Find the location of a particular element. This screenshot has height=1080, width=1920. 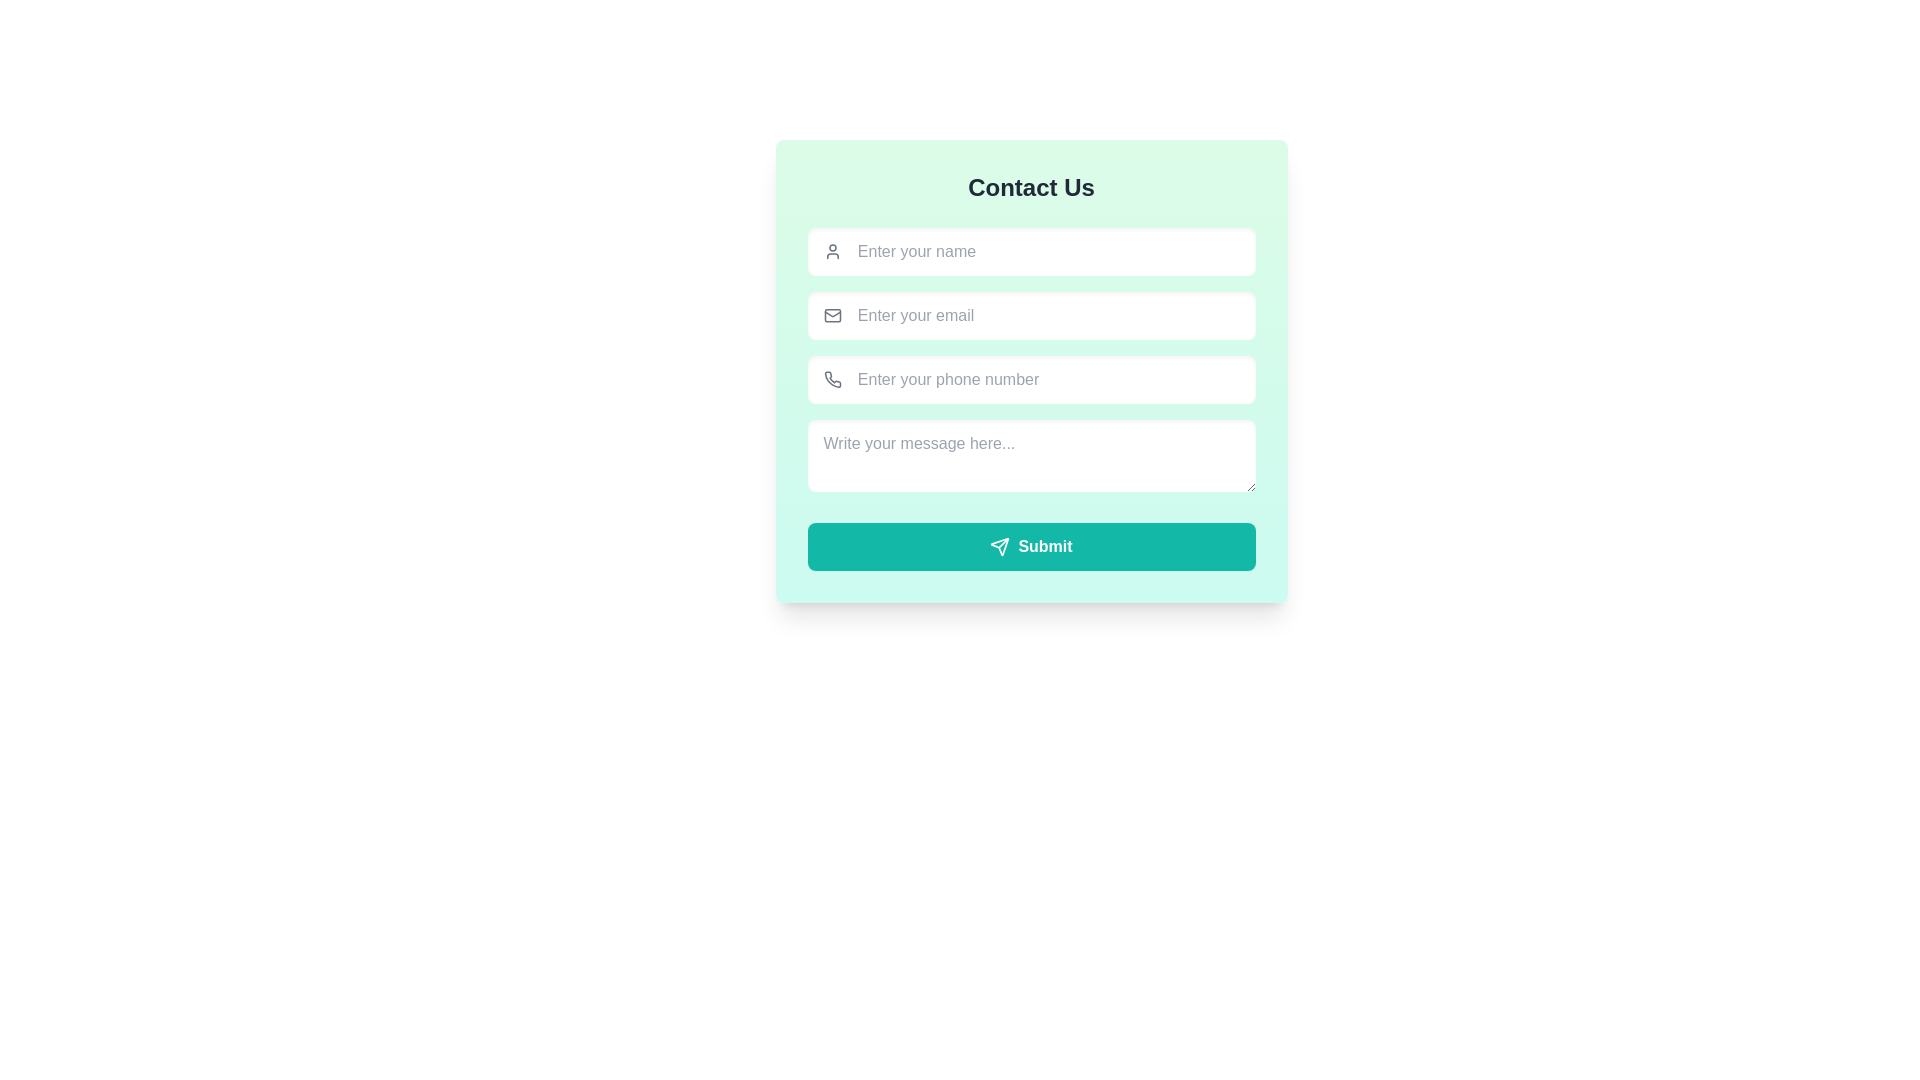

the cursor over the text input field for entering a phone number, which has a placeholder text 'Enter your phone number' is located at coordinates (1047, 380).